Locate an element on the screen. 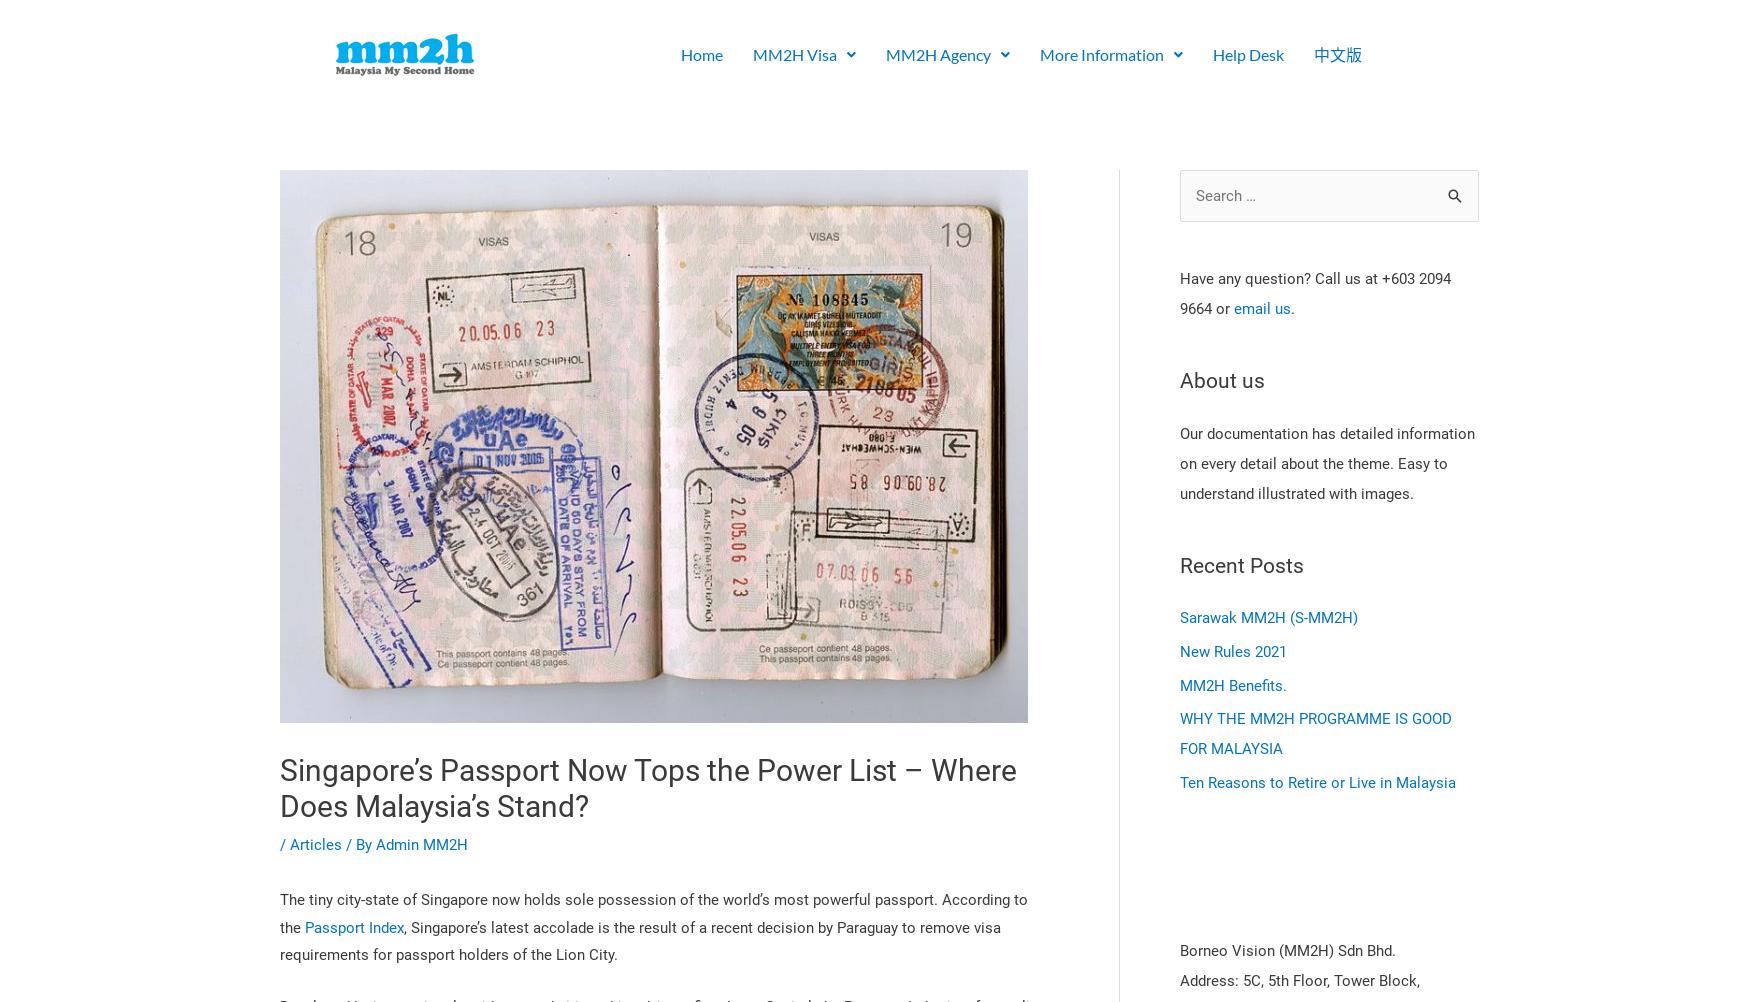 Image resolution: width=1760 pixels, height=1002 pixels. 'About Us' is located at coordinates (938, 117).